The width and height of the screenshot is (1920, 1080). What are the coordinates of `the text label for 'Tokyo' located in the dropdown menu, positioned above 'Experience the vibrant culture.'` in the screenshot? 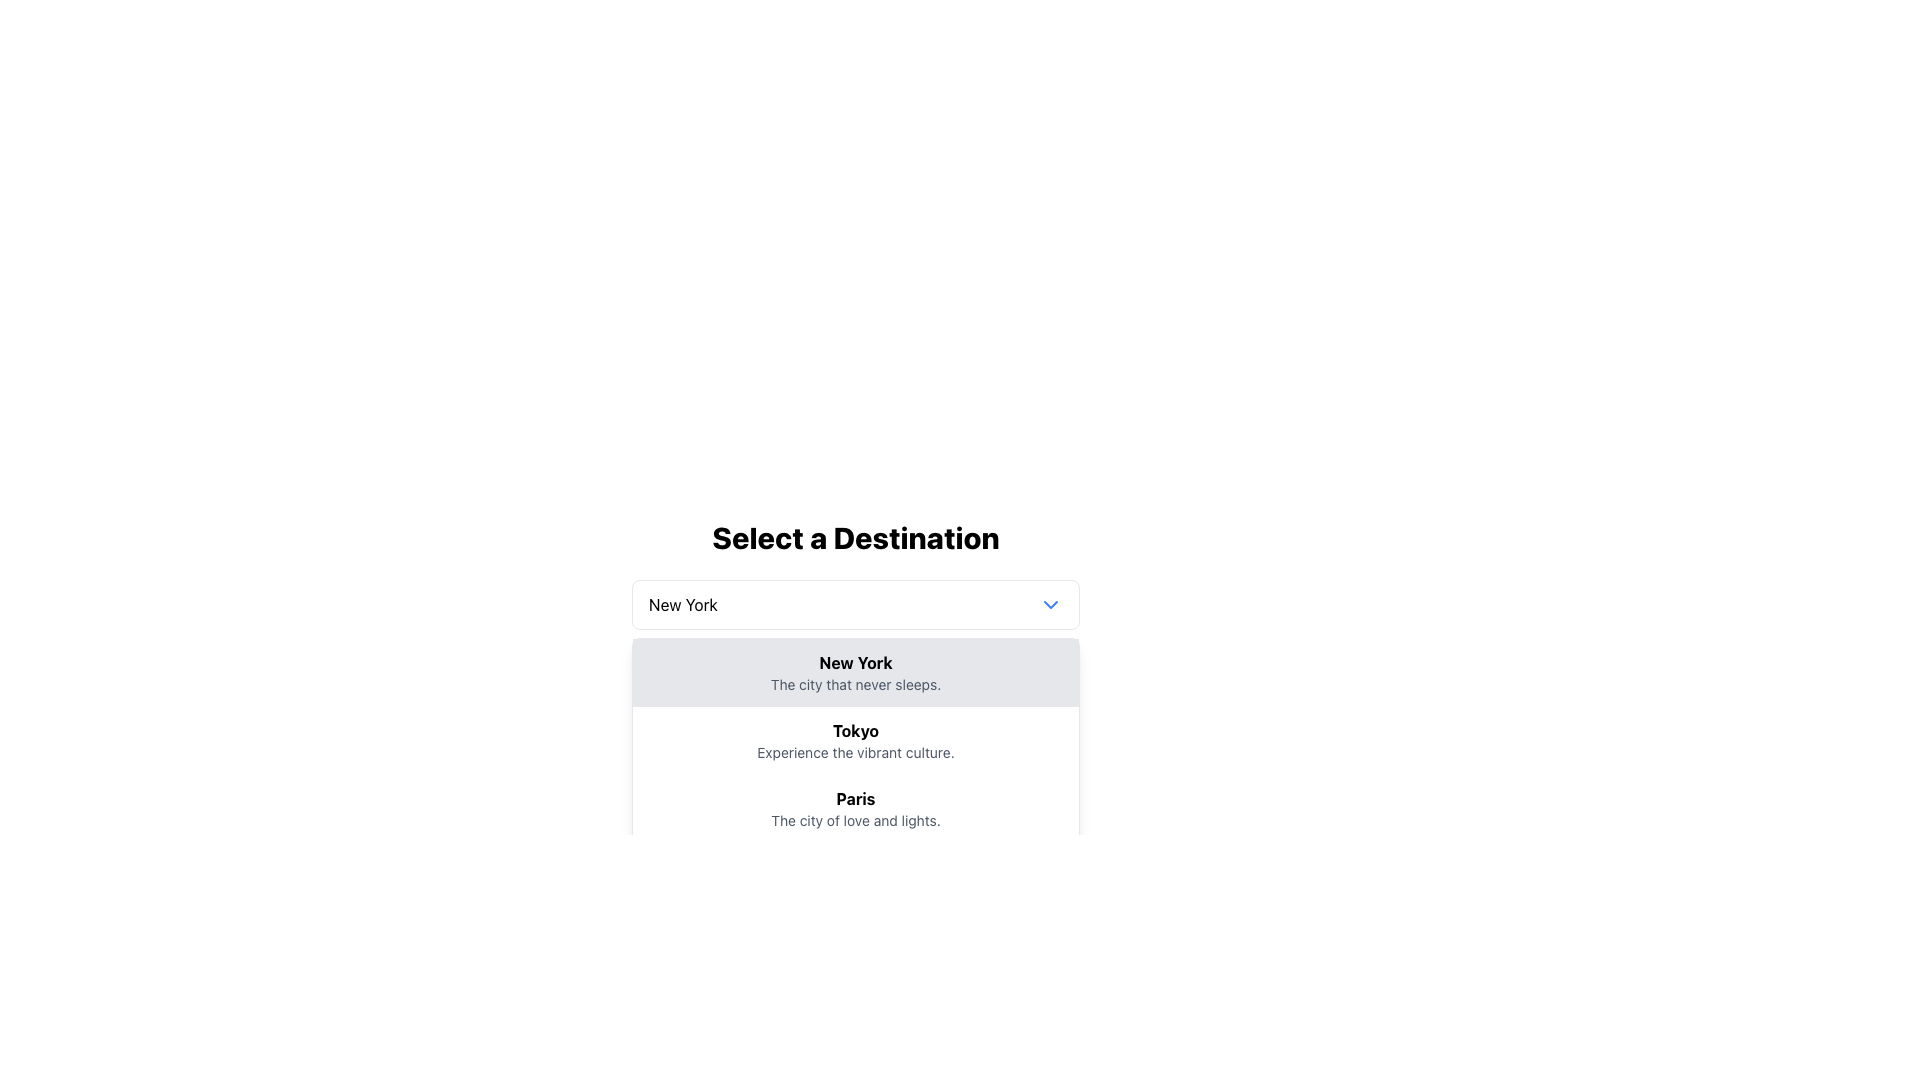 It's located at (855, 731).